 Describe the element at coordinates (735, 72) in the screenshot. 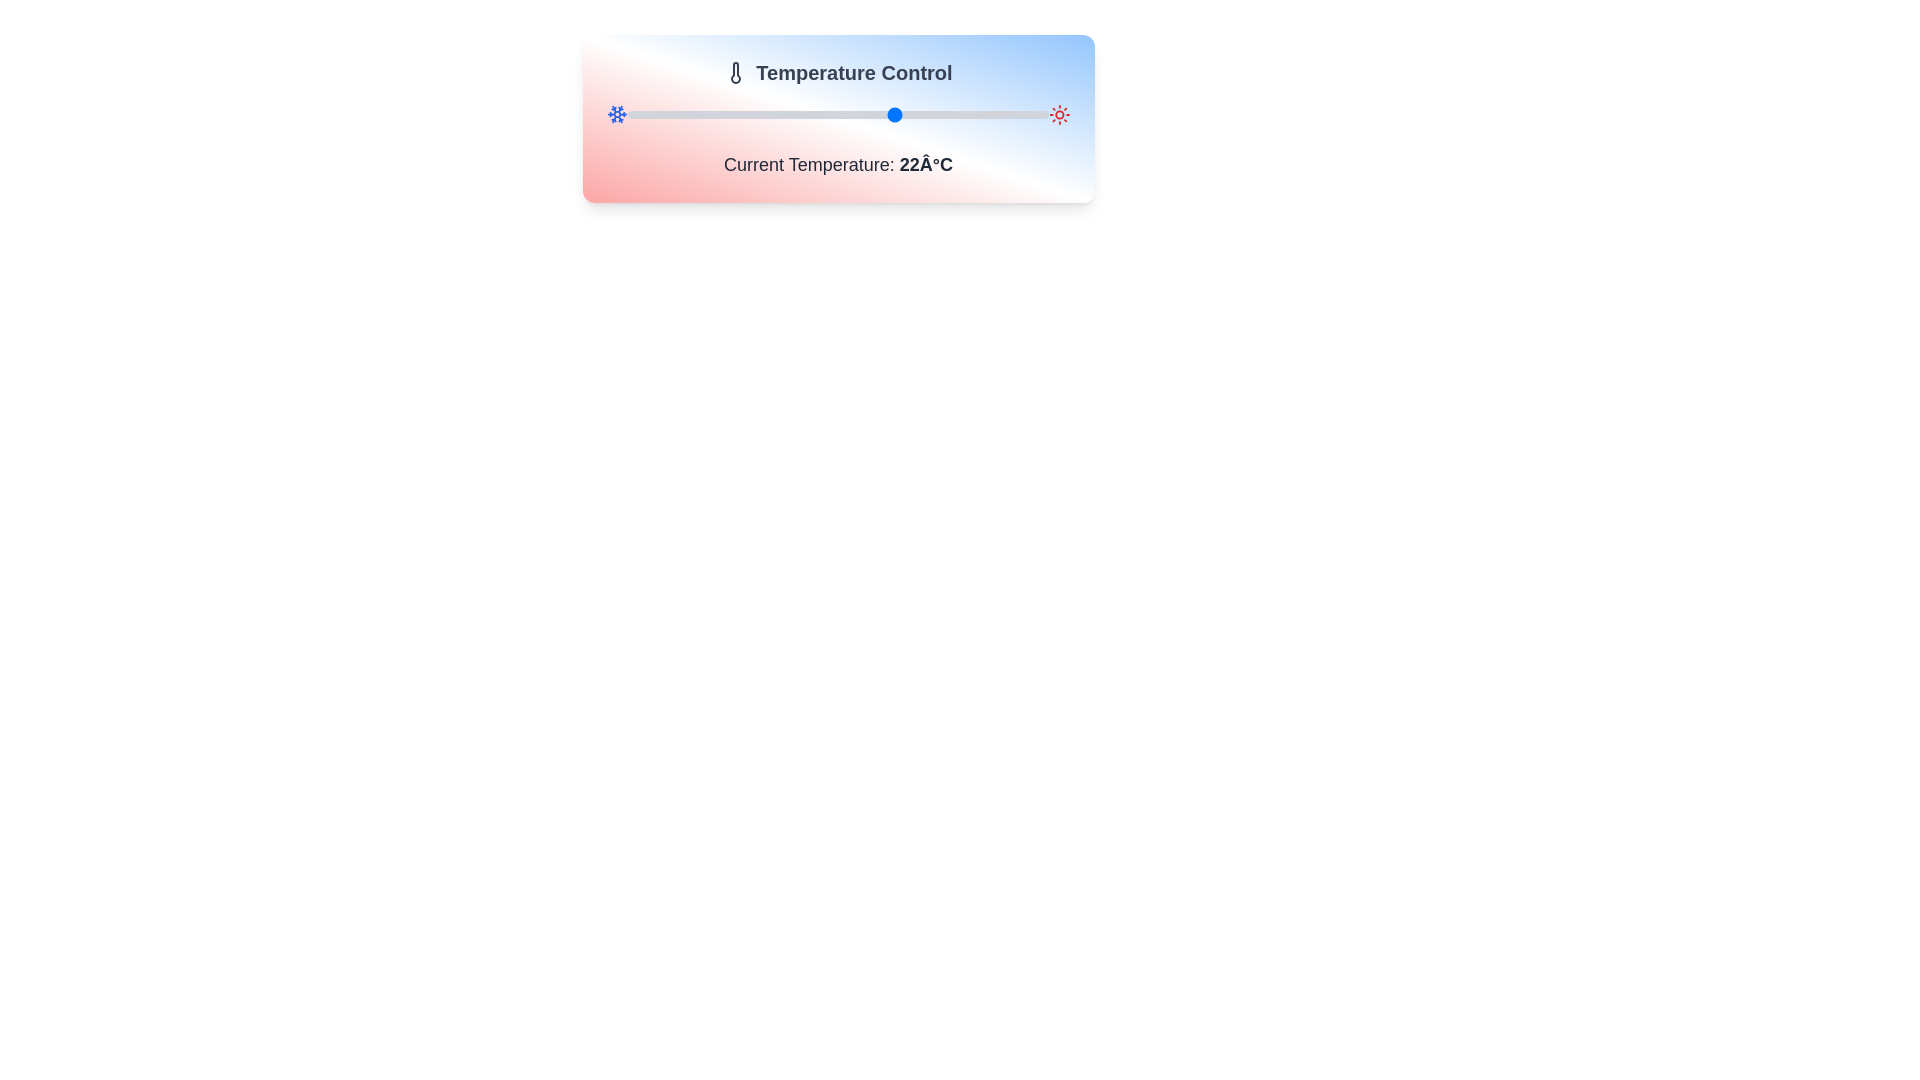

I see `the thermometer icon, which is a minimalistic SVG graphic styled as an outline with a rounded top and bulb at the bottom, located to the left of the 'Temperature Control' text in the header bar` at that location.